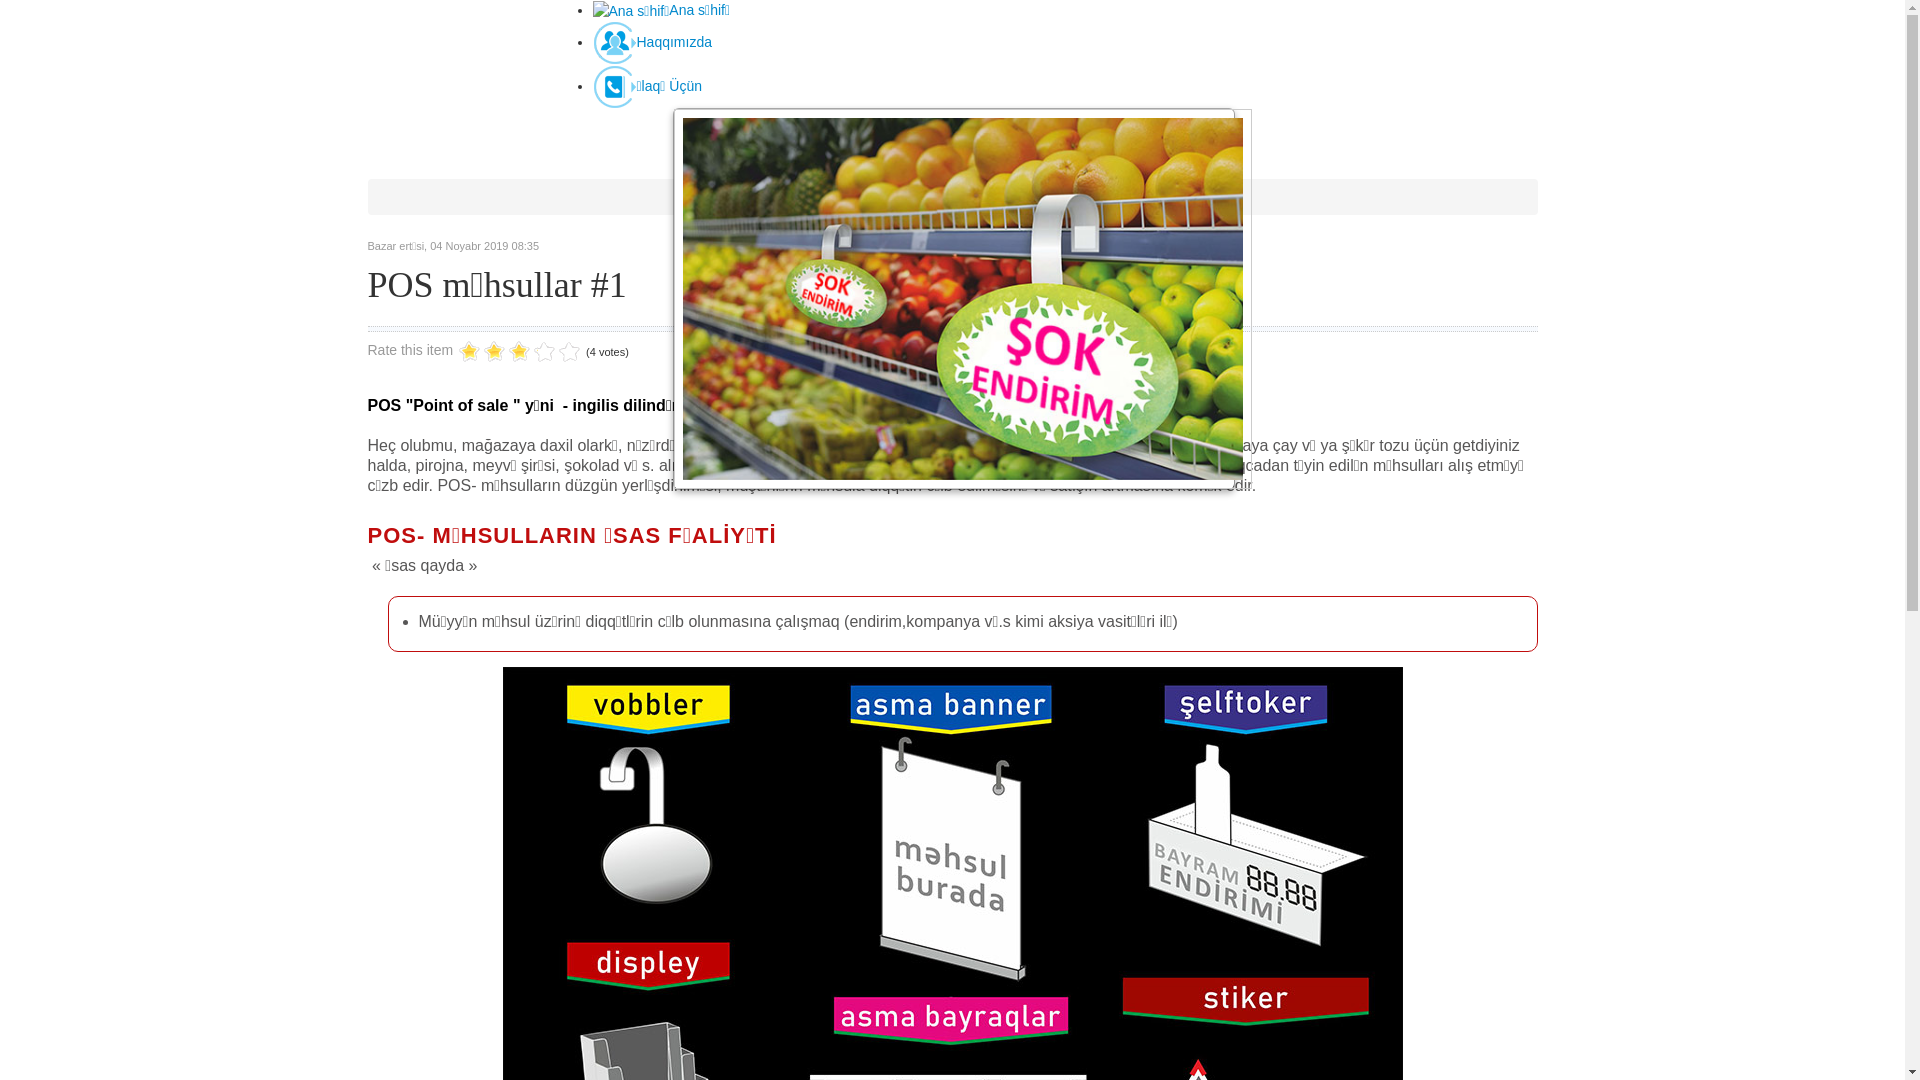  Describe the element at coordinates (468, 351) in the screenshot. I see `'1'` at that location.